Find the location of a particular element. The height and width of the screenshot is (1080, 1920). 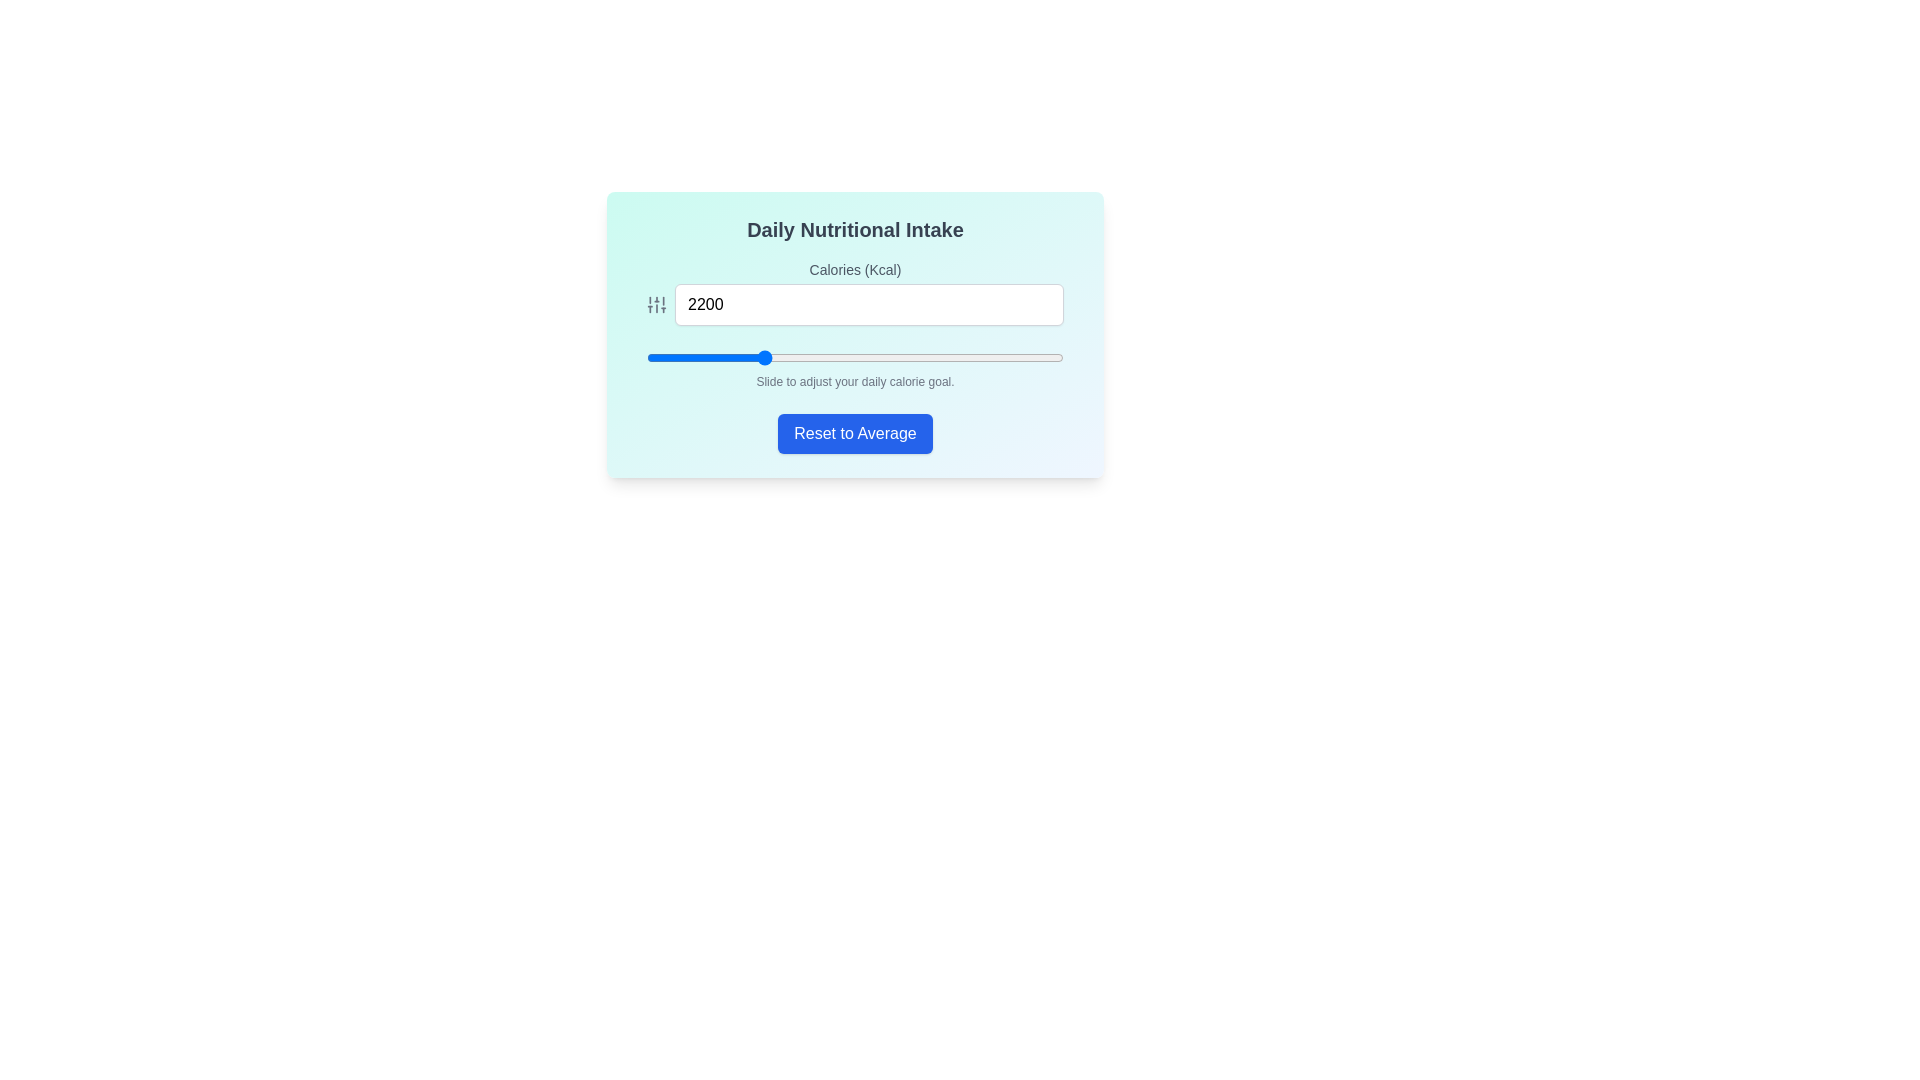

the text label displaying 'Calories (Kcal)' which is positioned above the input box and is styled with a small font size and gray color is located at coordinates (855, 270).